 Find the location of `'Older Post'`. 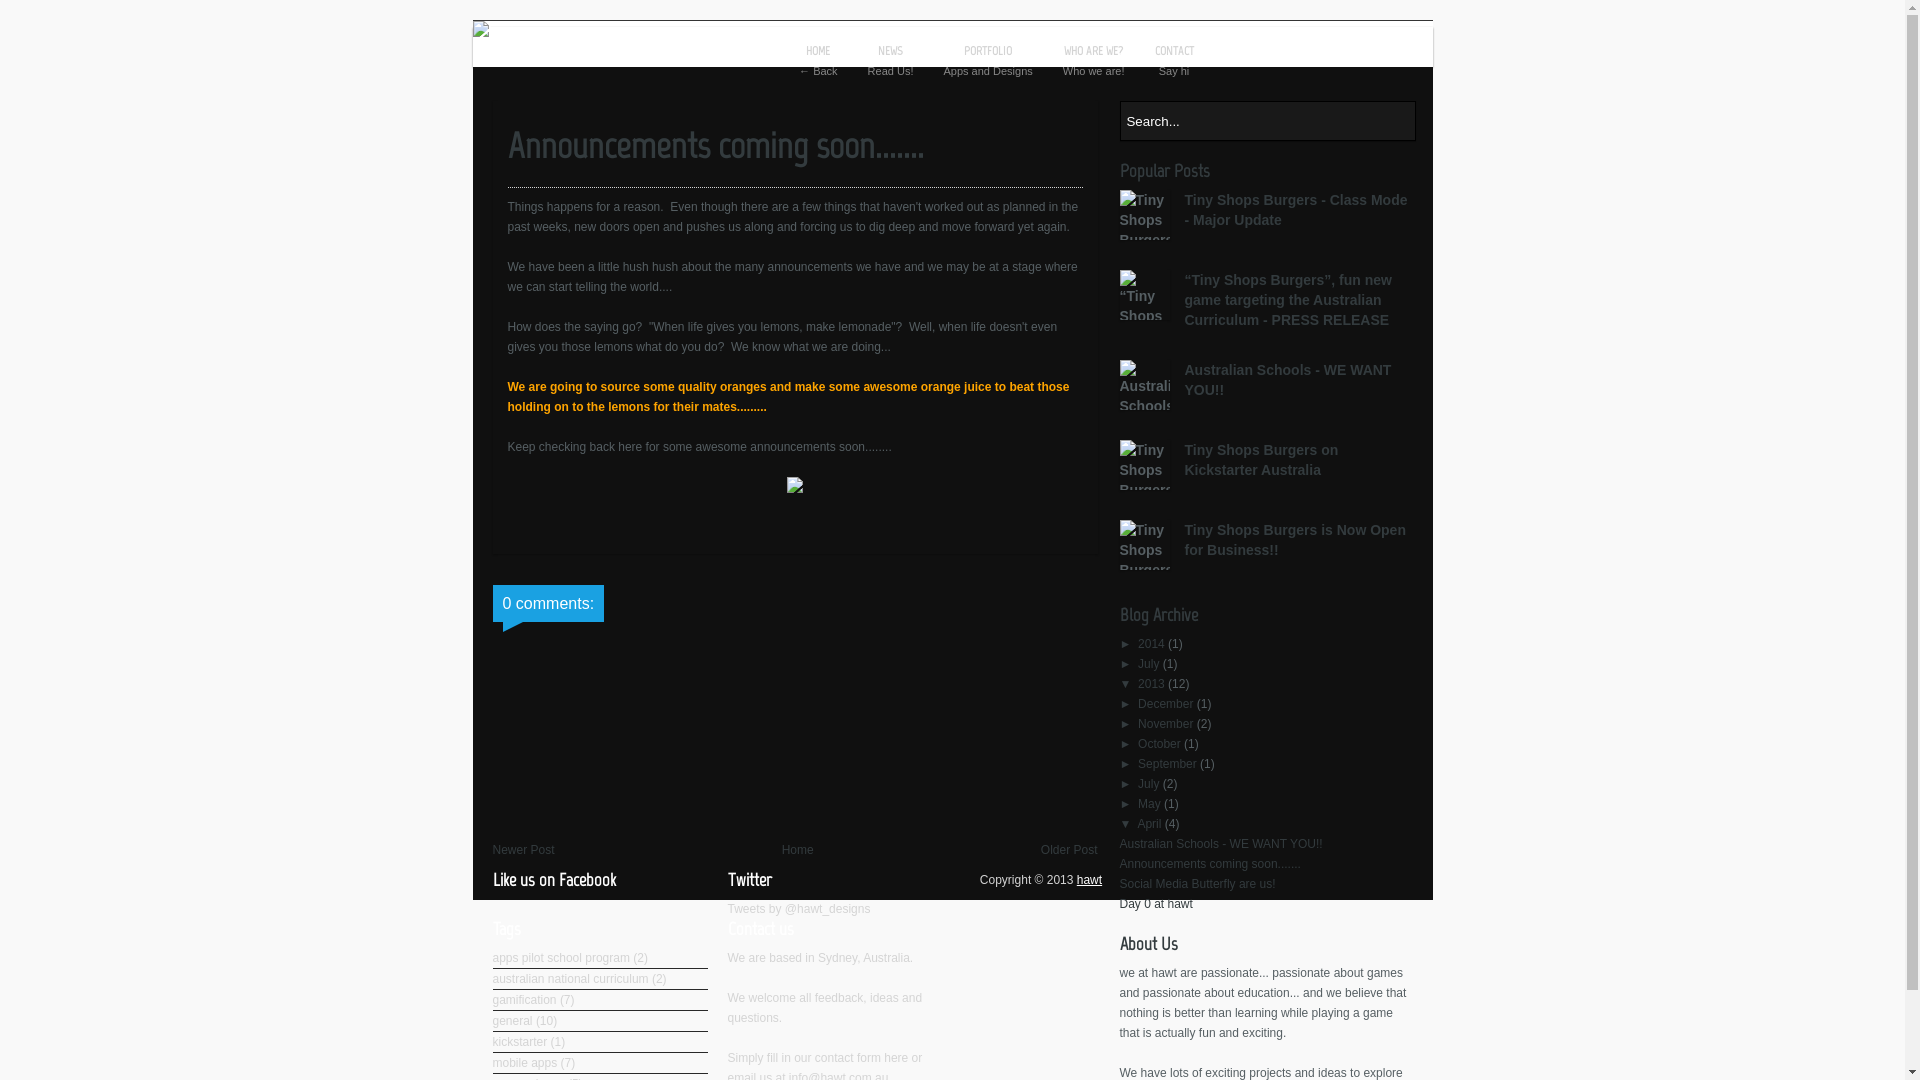

'Older Post' is located at coordinates (1068, 849).